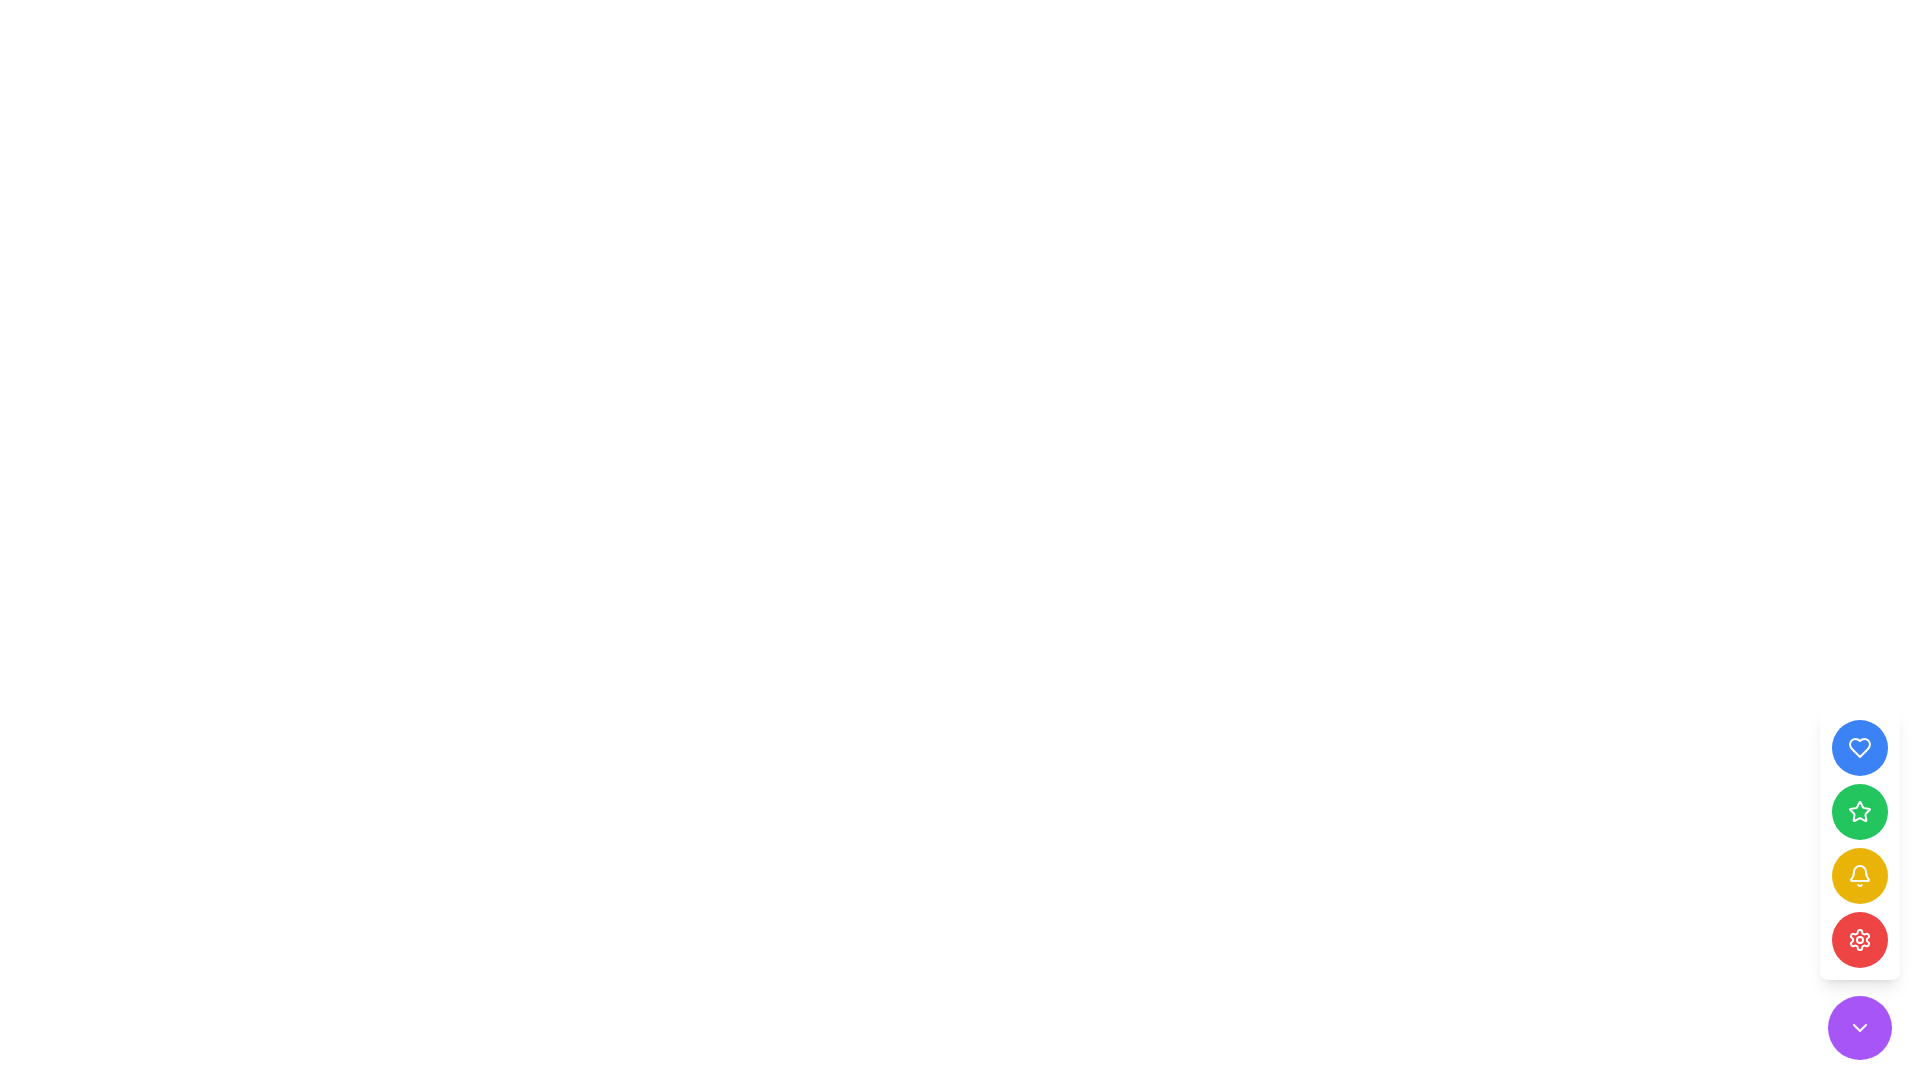 Image resolution: width=1920 pixels, height=1080 pixels. Describe the element at coordinates (1859, 874) in the screenshot. I see `the circular button with a yellow background and a white bell icon located at the lower-right section of the interface to trigger visual feedback` at that location.